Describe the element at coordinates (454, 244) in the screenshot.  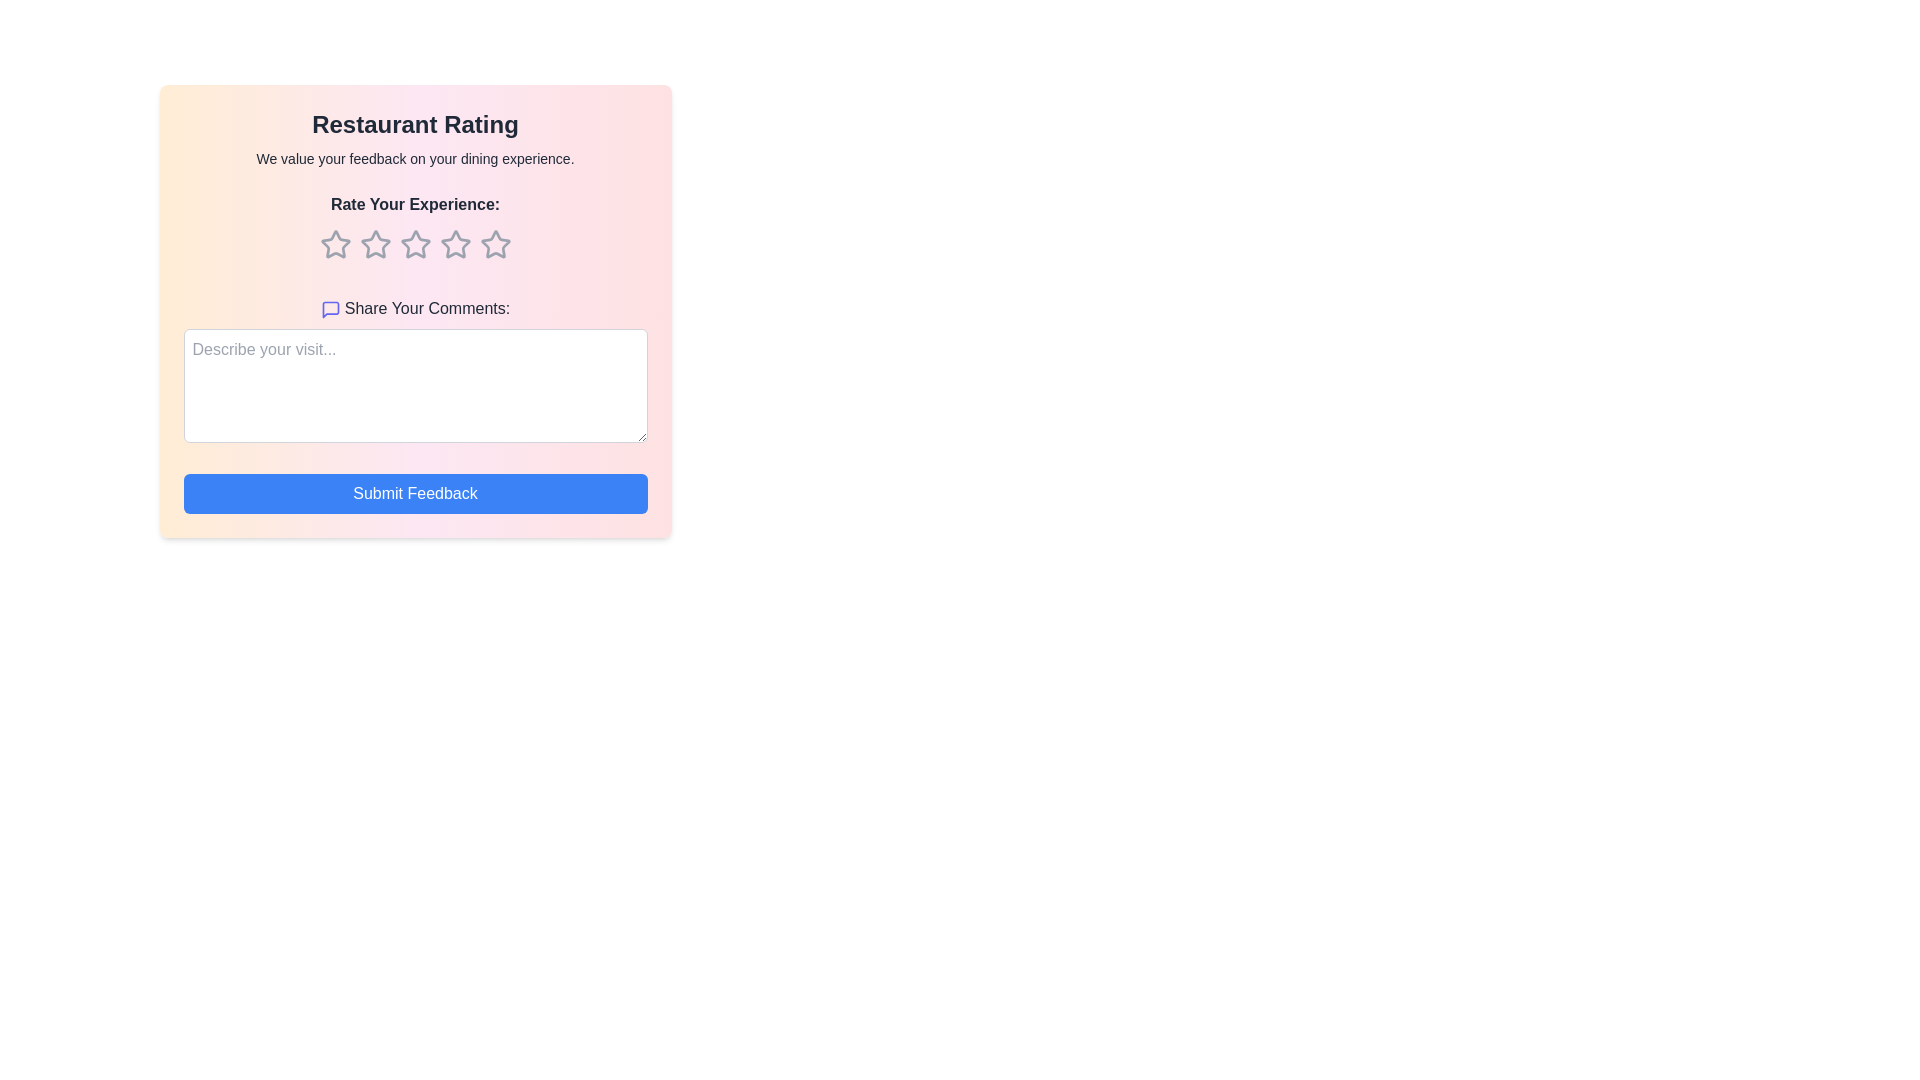
I see `the fourth star icon used for rating, which has a hollow outline and a transparent center` at that location.